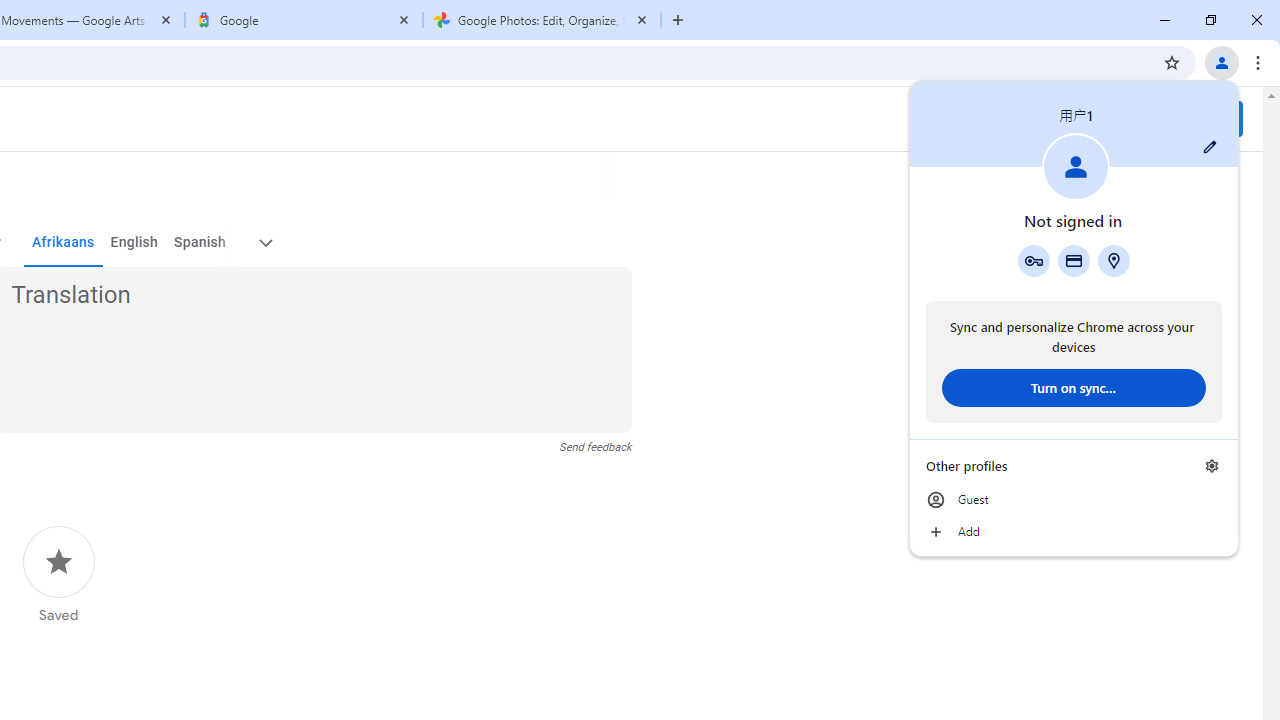  What do you see at coordinates (1209, 146) in the screenshot?
I see `'Customize profile'` at bounding box center [1209, 146].